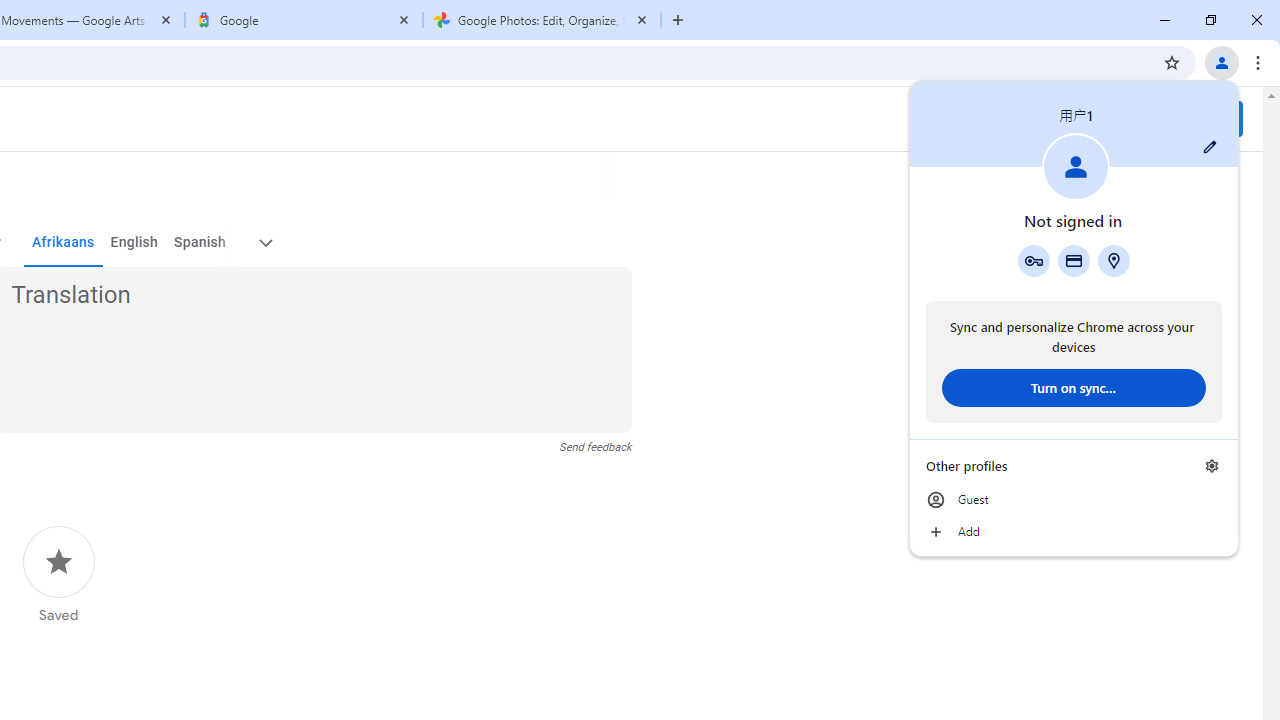  What do you see at coordinates (1209, 146) in the screenshot?
I see `'Customize profile'` at bounding box center [1209, 146].